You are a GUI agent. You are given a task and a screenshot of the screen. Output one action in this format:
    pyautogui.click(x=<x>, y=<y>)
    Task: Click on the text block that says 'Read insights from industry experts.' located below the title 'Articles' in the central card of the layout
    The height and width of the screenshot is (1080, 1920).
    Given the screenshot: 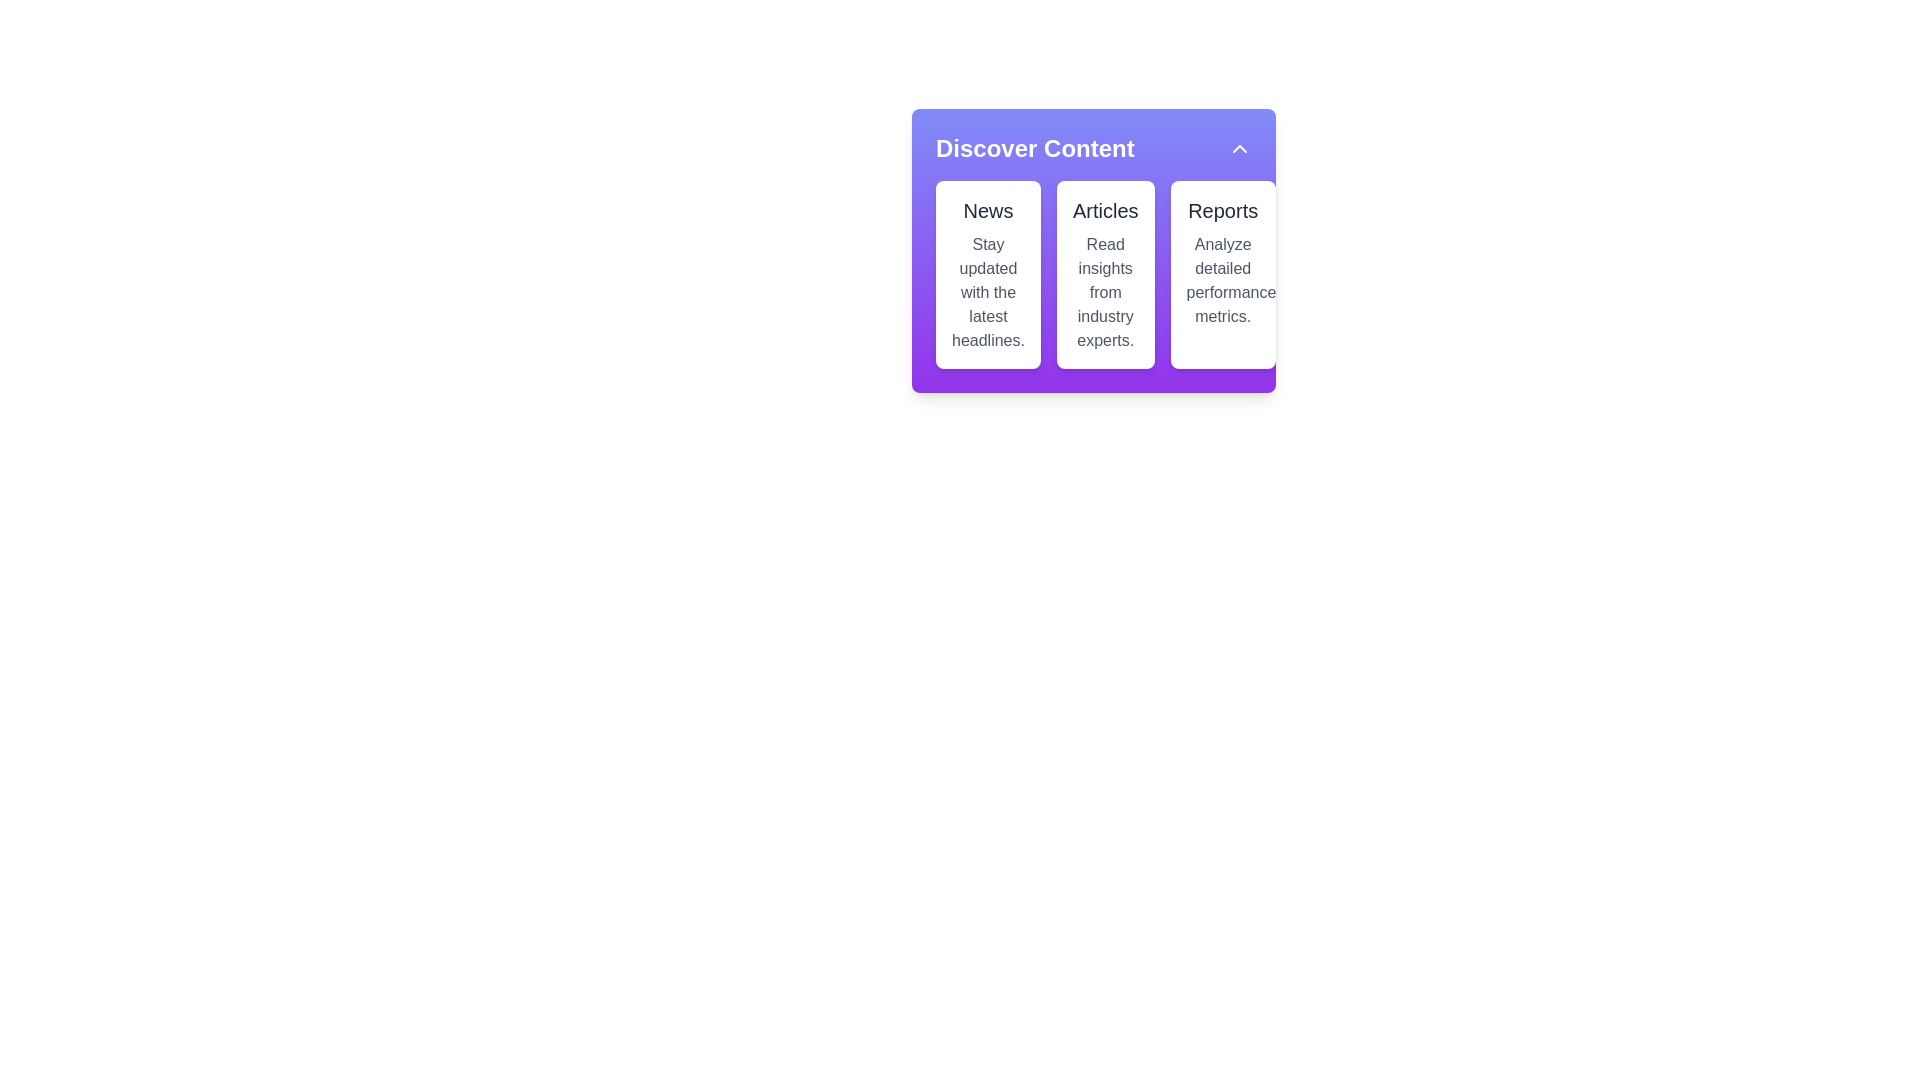 What is the action you would take?
    pyautogui.click(x=1104, y=293)
    